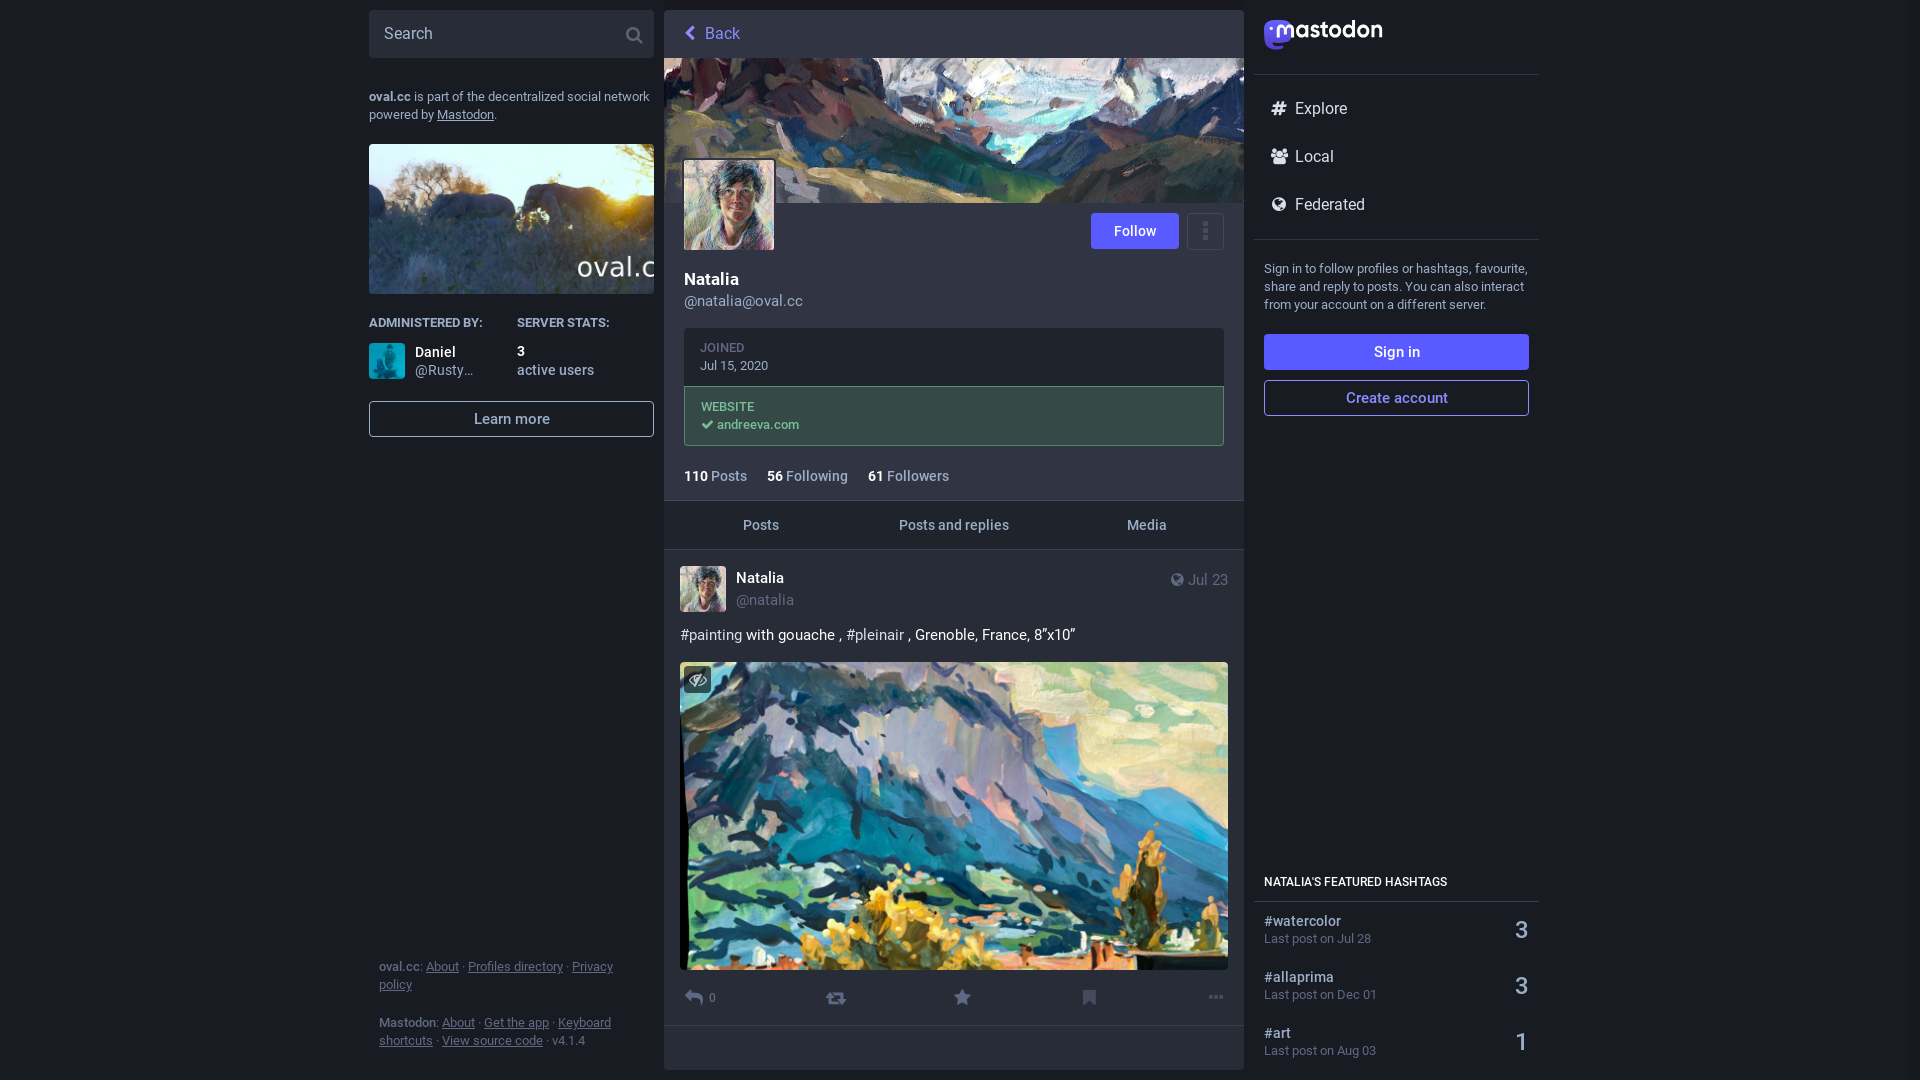 The height and width of the screenshot is (1080, 1920). What do you see at coordinates (707, 423) in the screenshot?
I see `'Ownership of this link was checked on Jul 22, 2020, 23:04'` at bounding box center [707, 423].